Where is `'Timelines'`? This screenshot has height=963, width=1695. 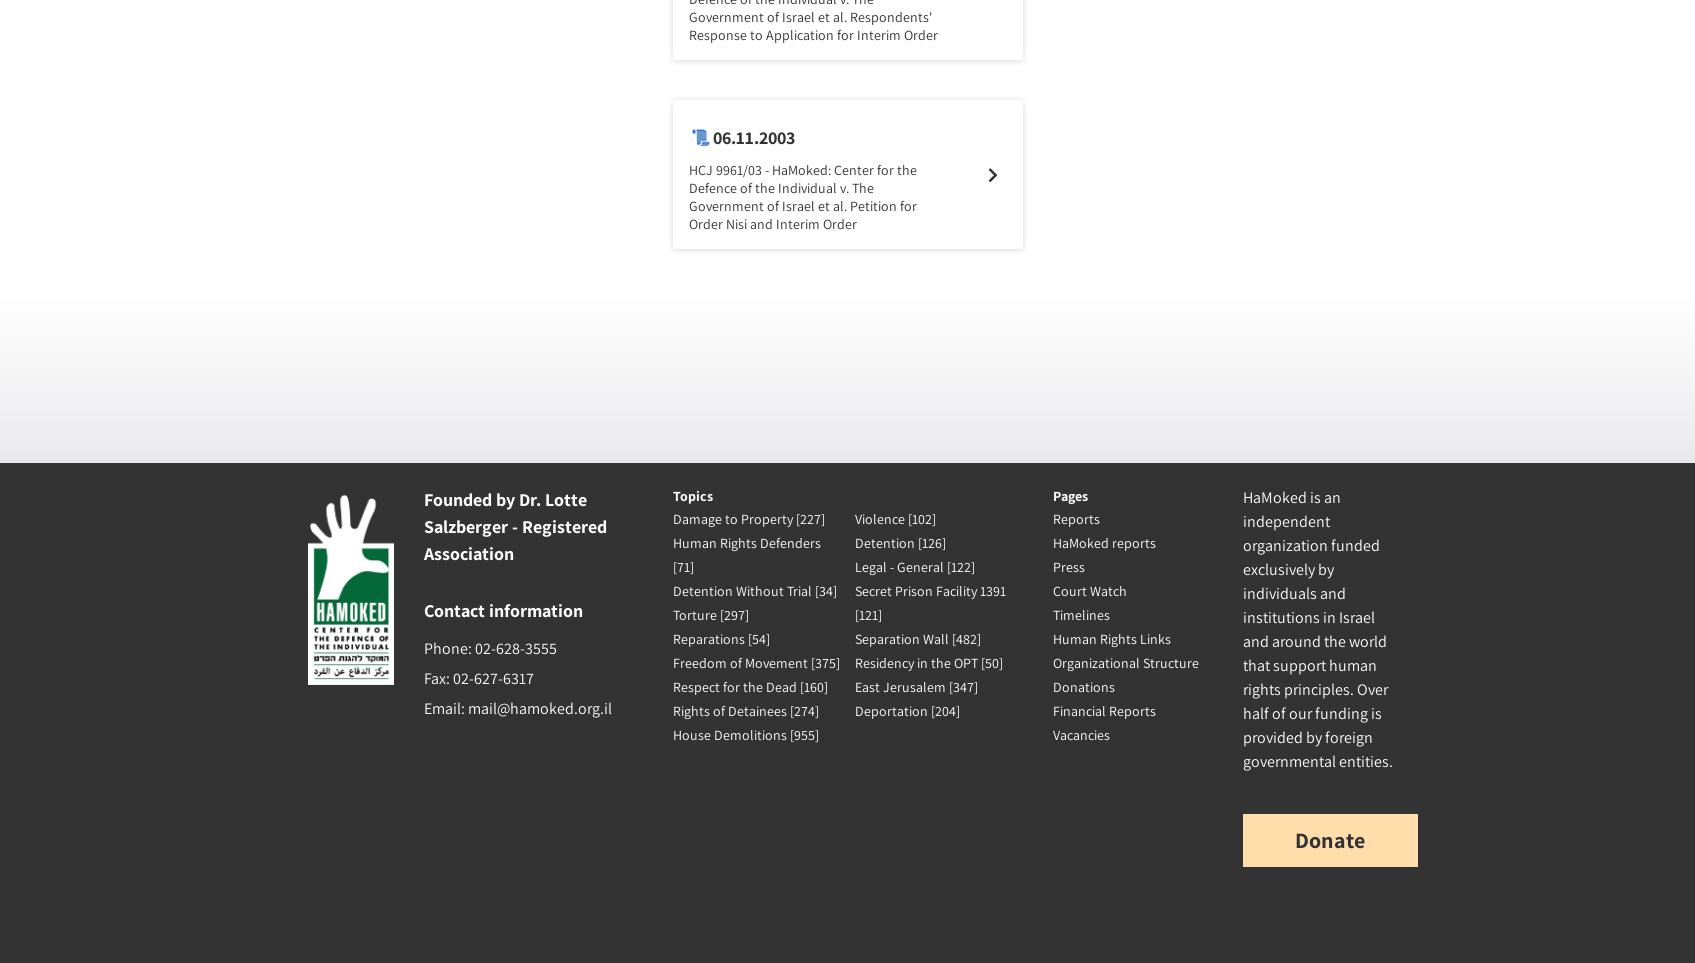
'Timelines' is located at coordinates (1080, 613).